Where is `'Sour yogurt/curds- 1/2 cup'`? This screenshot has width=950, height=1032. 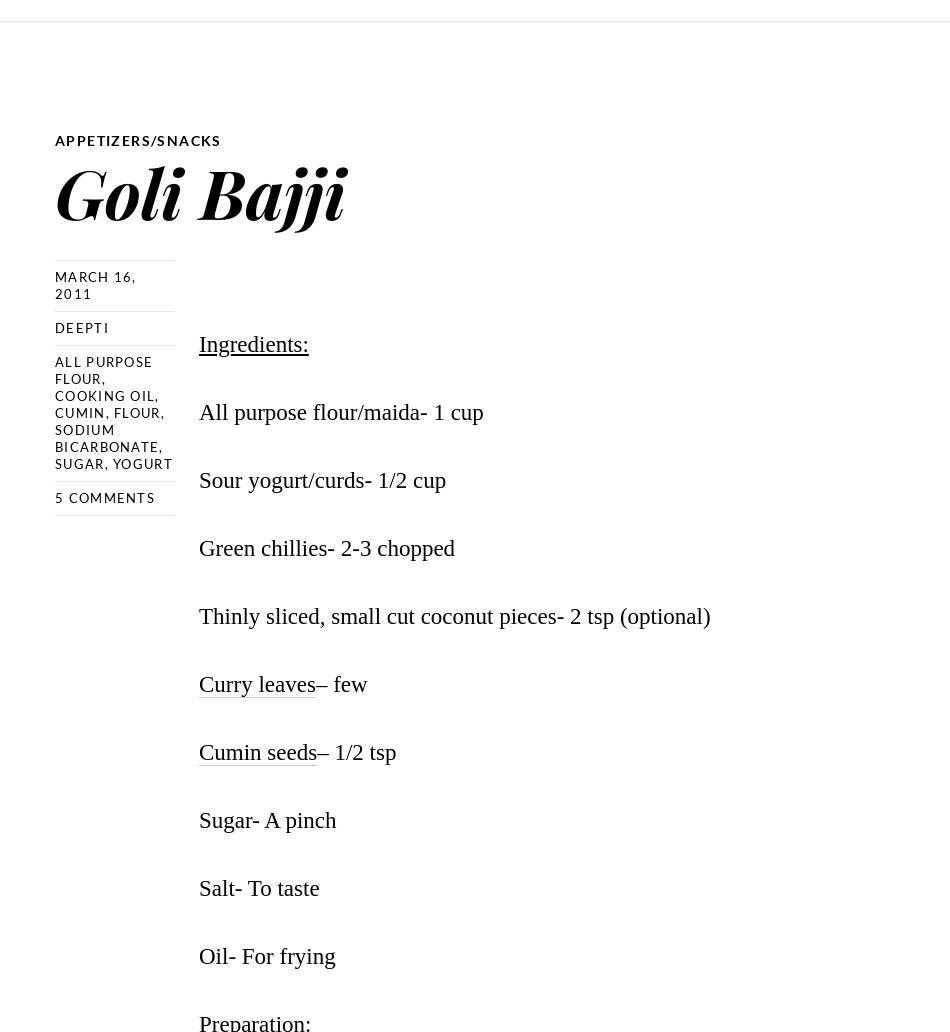
'Sour yogurt/curds- 1/2 cup' is located at coordinates (321, 479).